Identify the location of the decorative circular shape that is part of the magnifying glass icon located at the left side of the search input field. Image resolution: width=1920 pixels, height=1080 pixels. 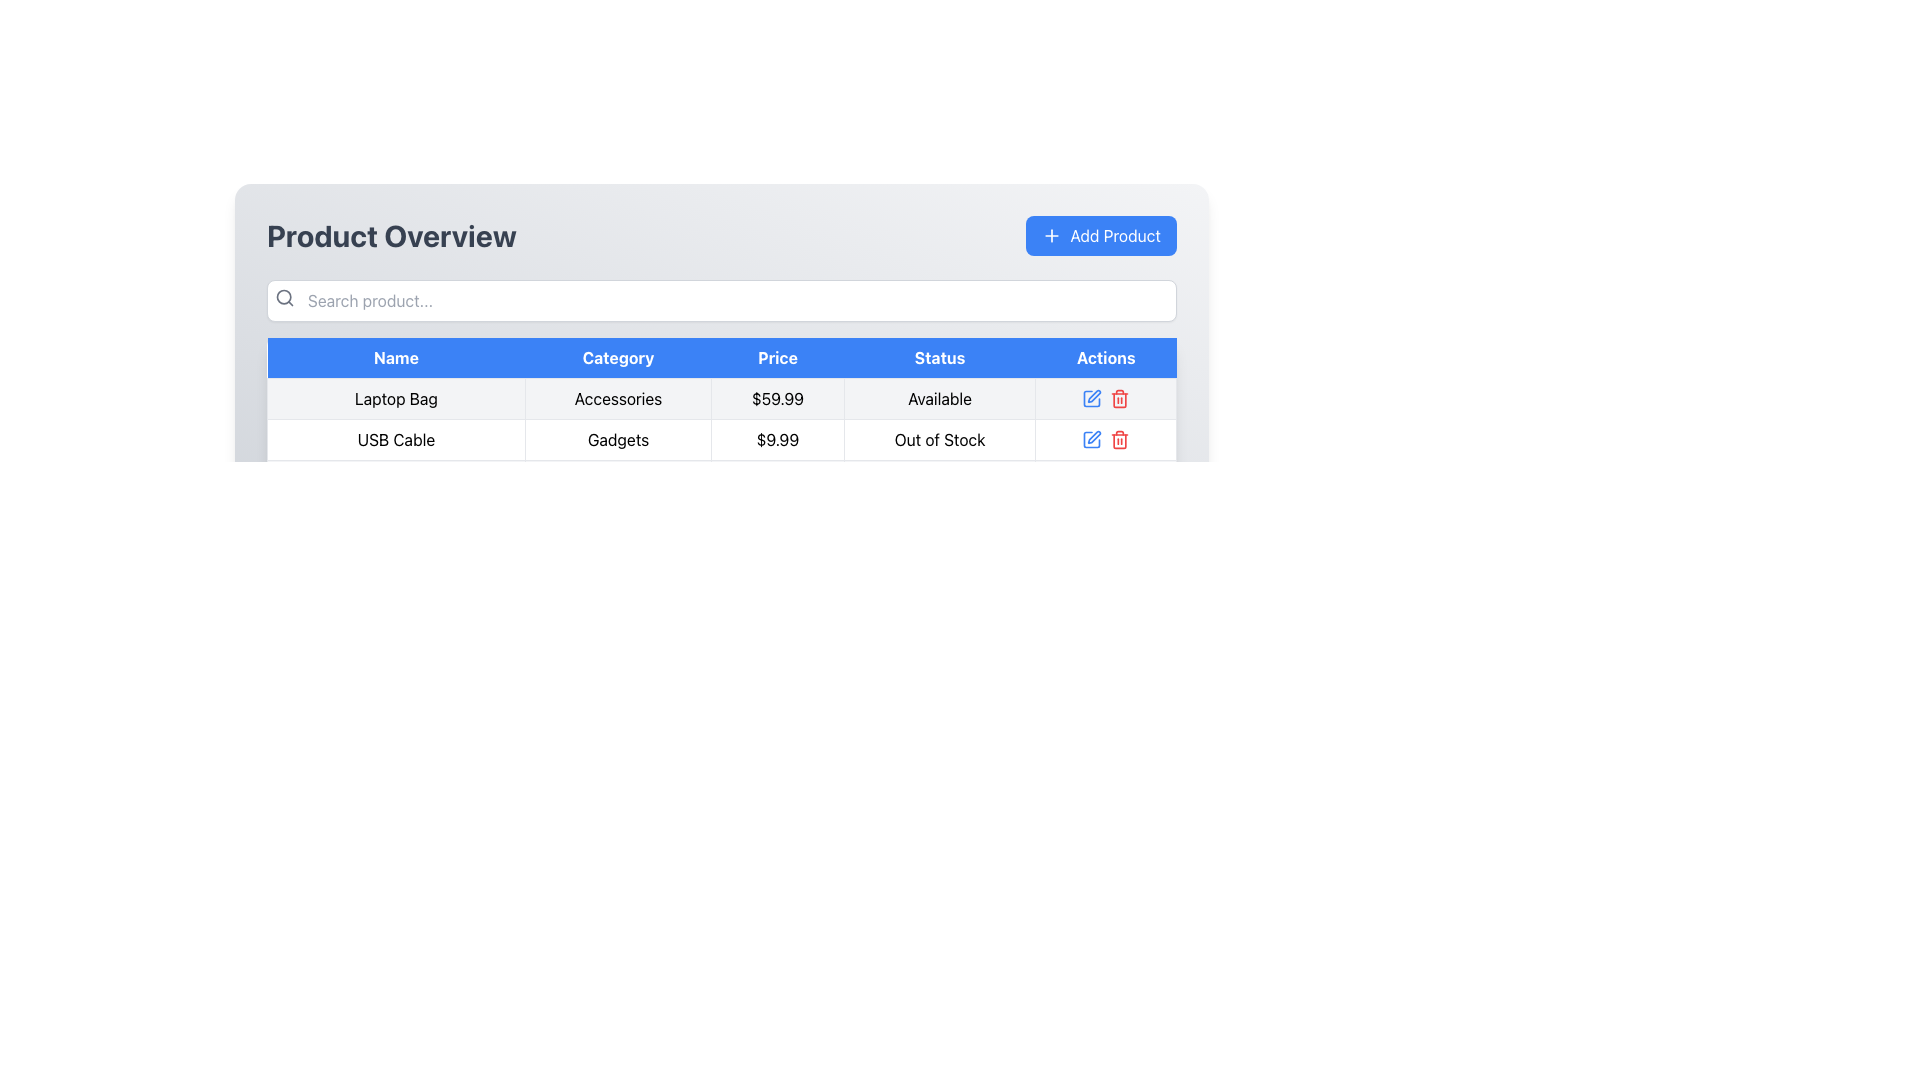
(283, 297).